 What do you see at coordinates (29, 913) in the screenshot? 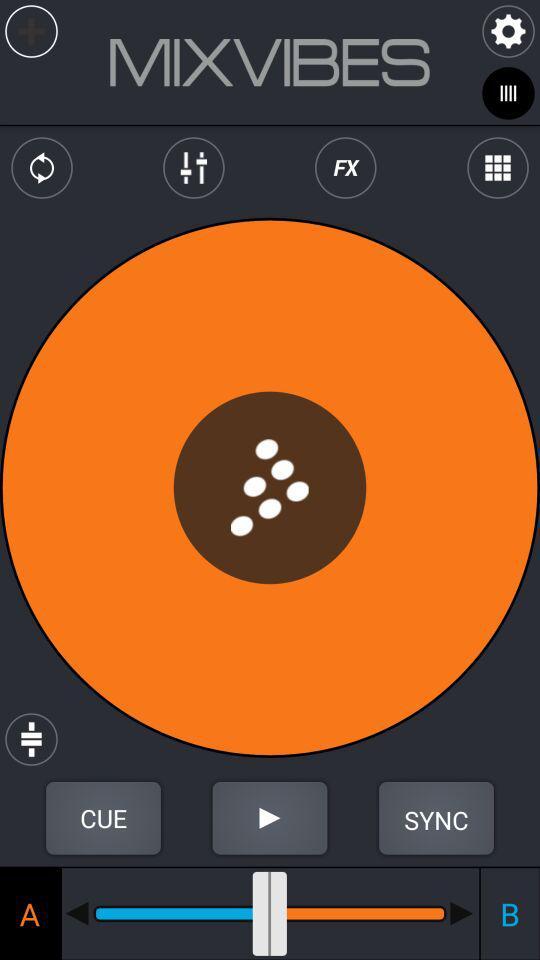
I see `a item` at bounding box center [29, 913].